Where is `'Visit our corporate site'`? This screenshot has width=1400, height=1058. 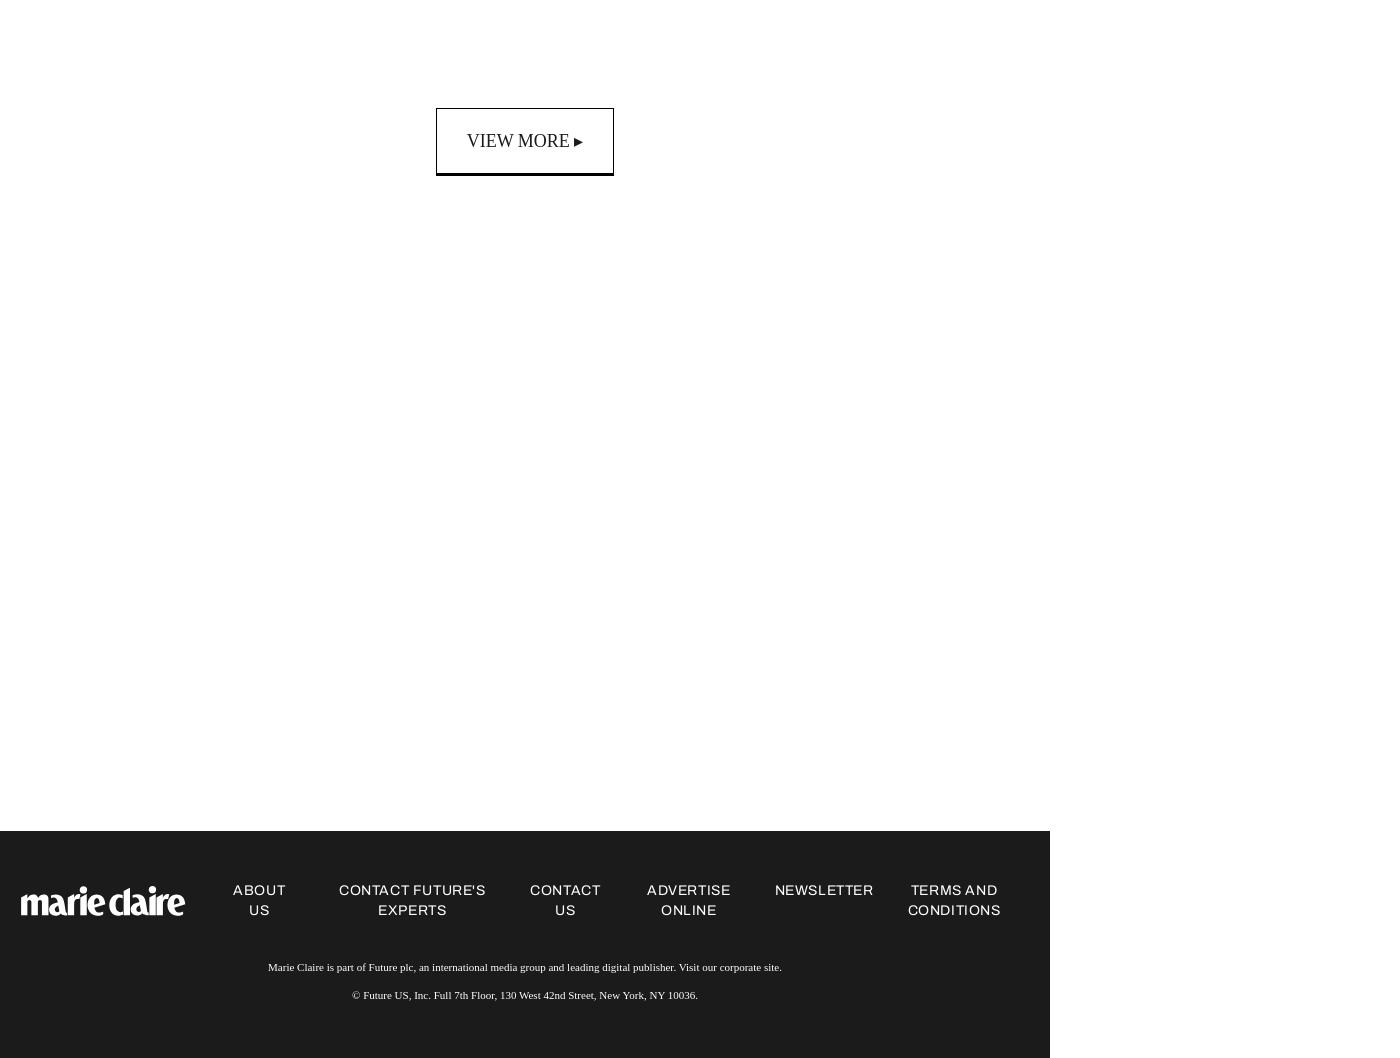 'Visit our corporate site' is located at coordinates (728, 967).